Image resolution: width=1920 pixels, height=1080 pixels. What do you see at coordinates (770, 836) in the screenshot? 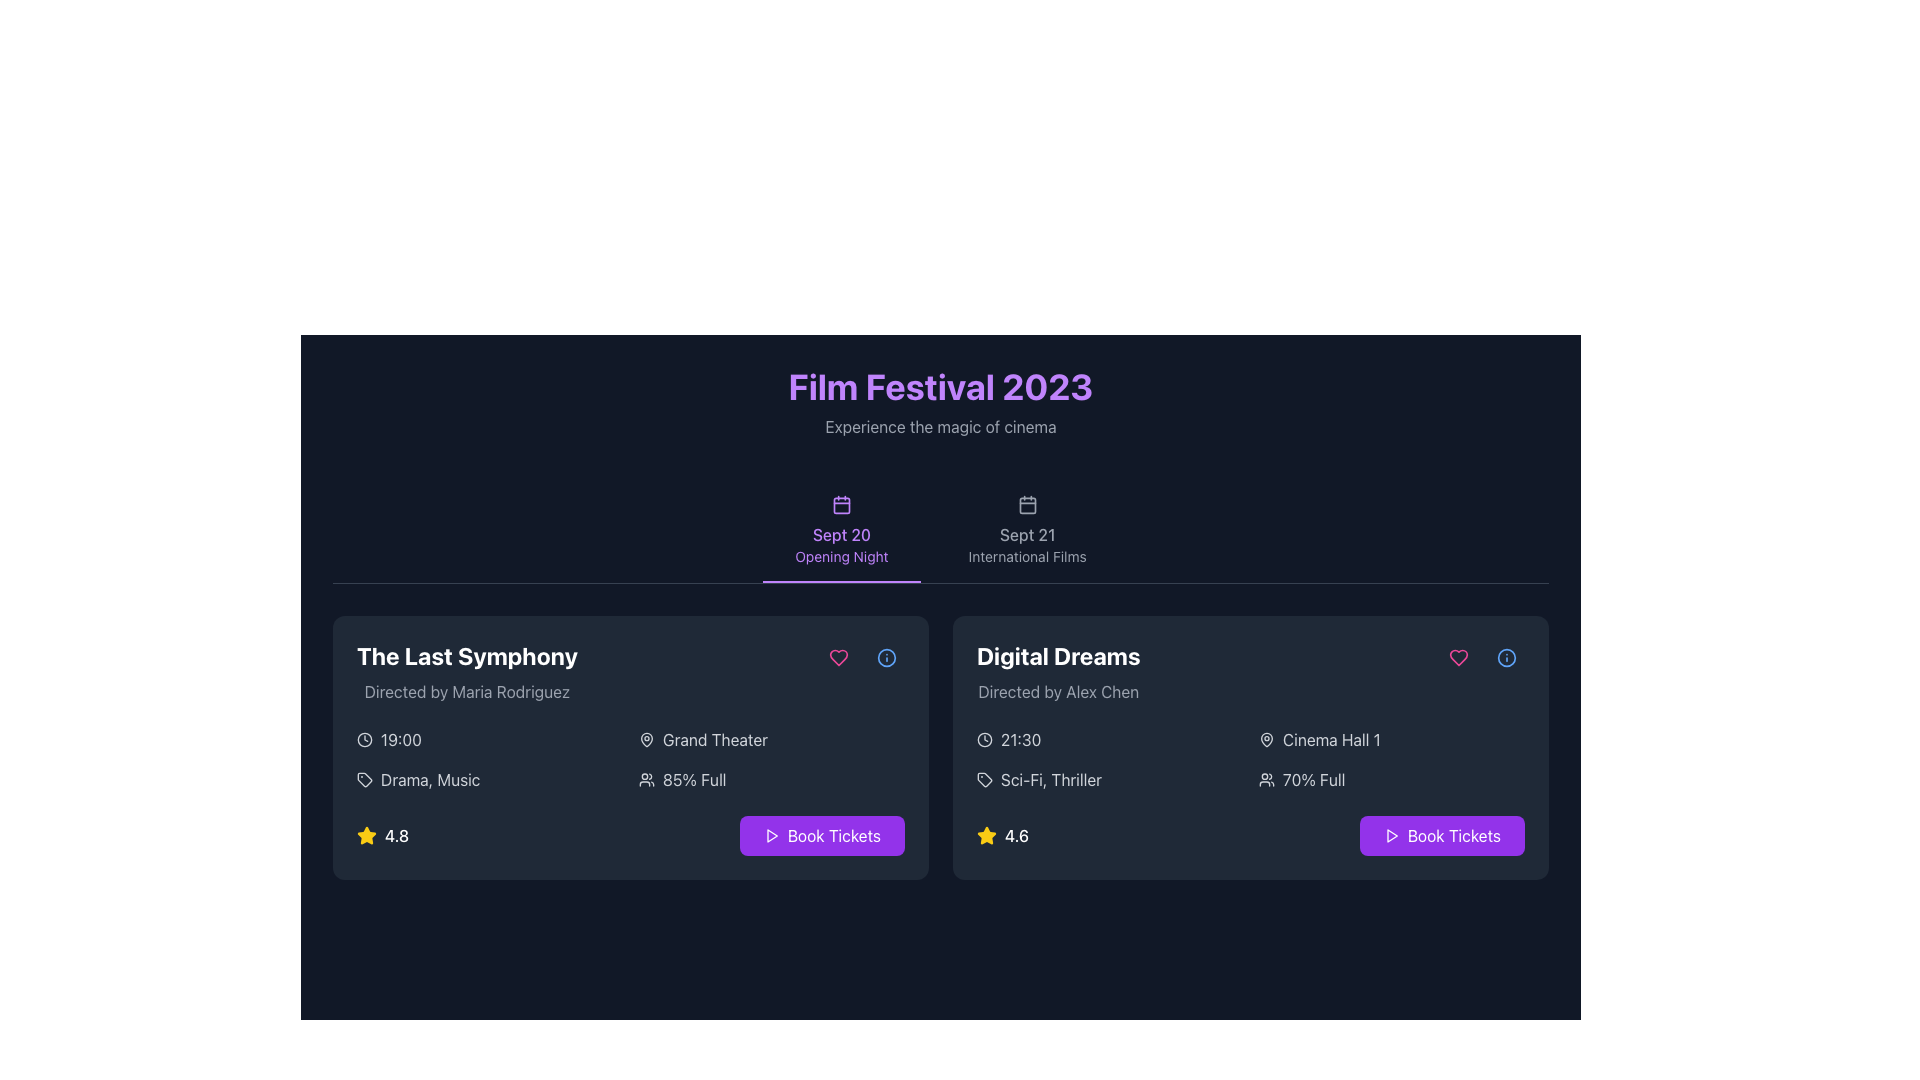
I see `the interactive play or book icon located within the 'Book Tickets' button at the bottom right corner of the 'Digital Dreams' movie card` at bounding box center [770, 836].